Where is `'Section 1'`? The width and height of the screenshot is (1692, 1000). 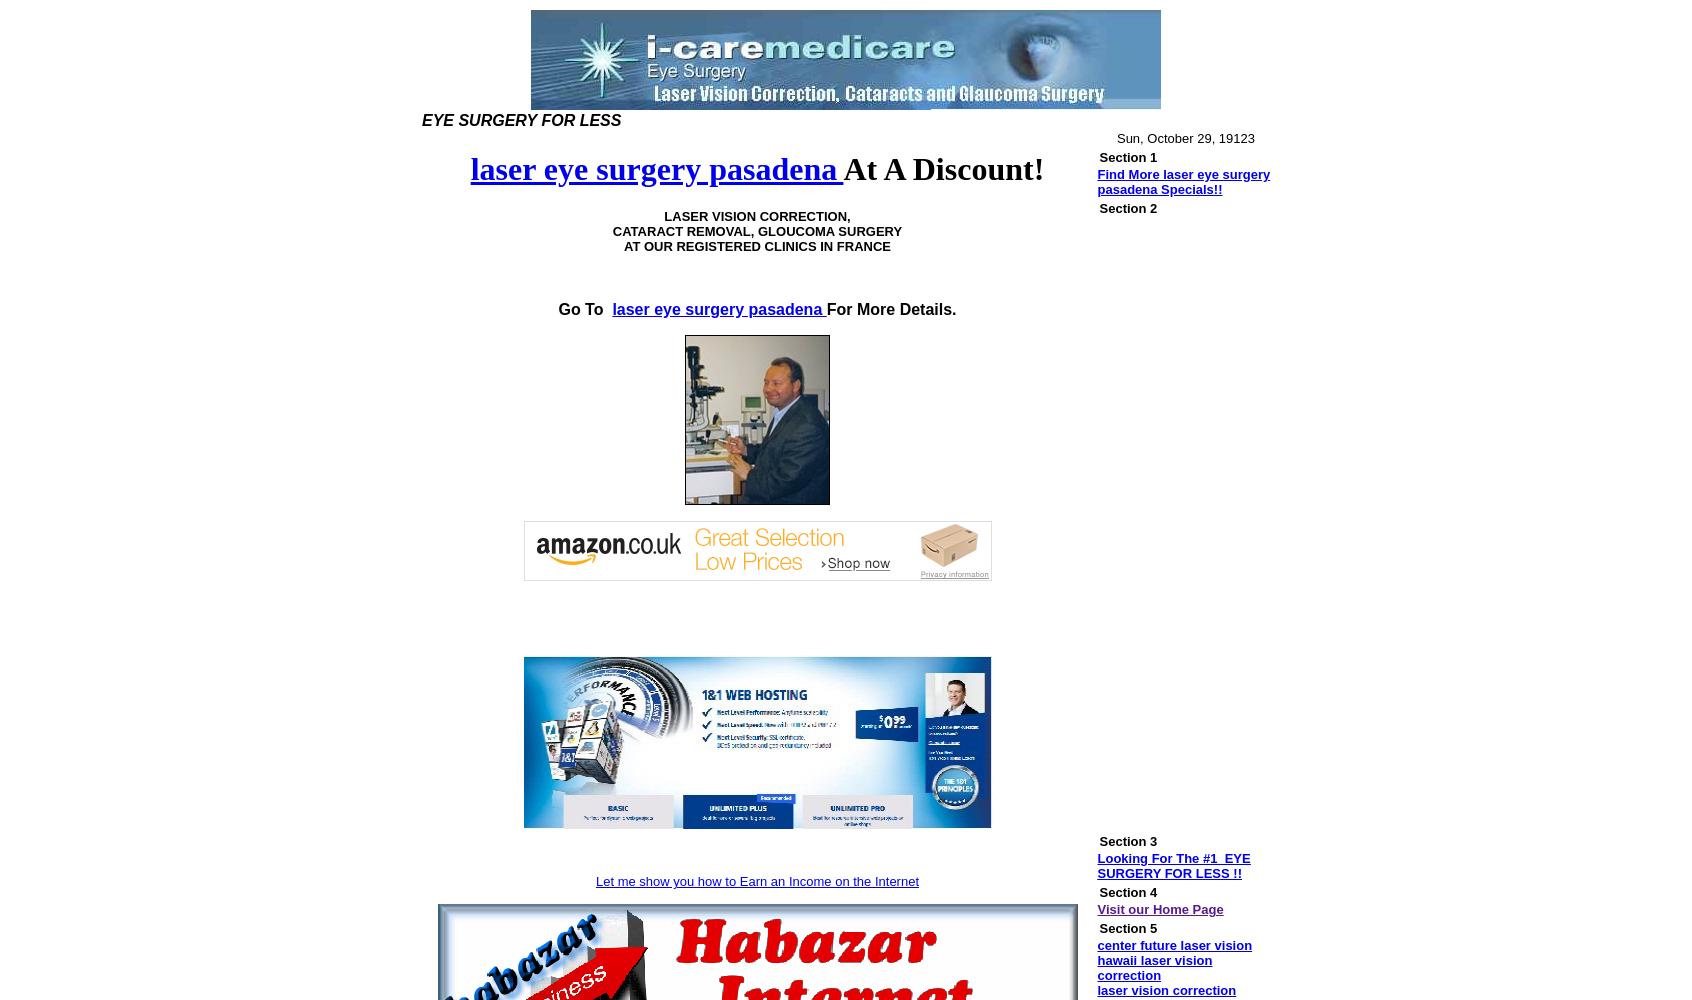 'Section 1' is located at coordinates (1128, 157).